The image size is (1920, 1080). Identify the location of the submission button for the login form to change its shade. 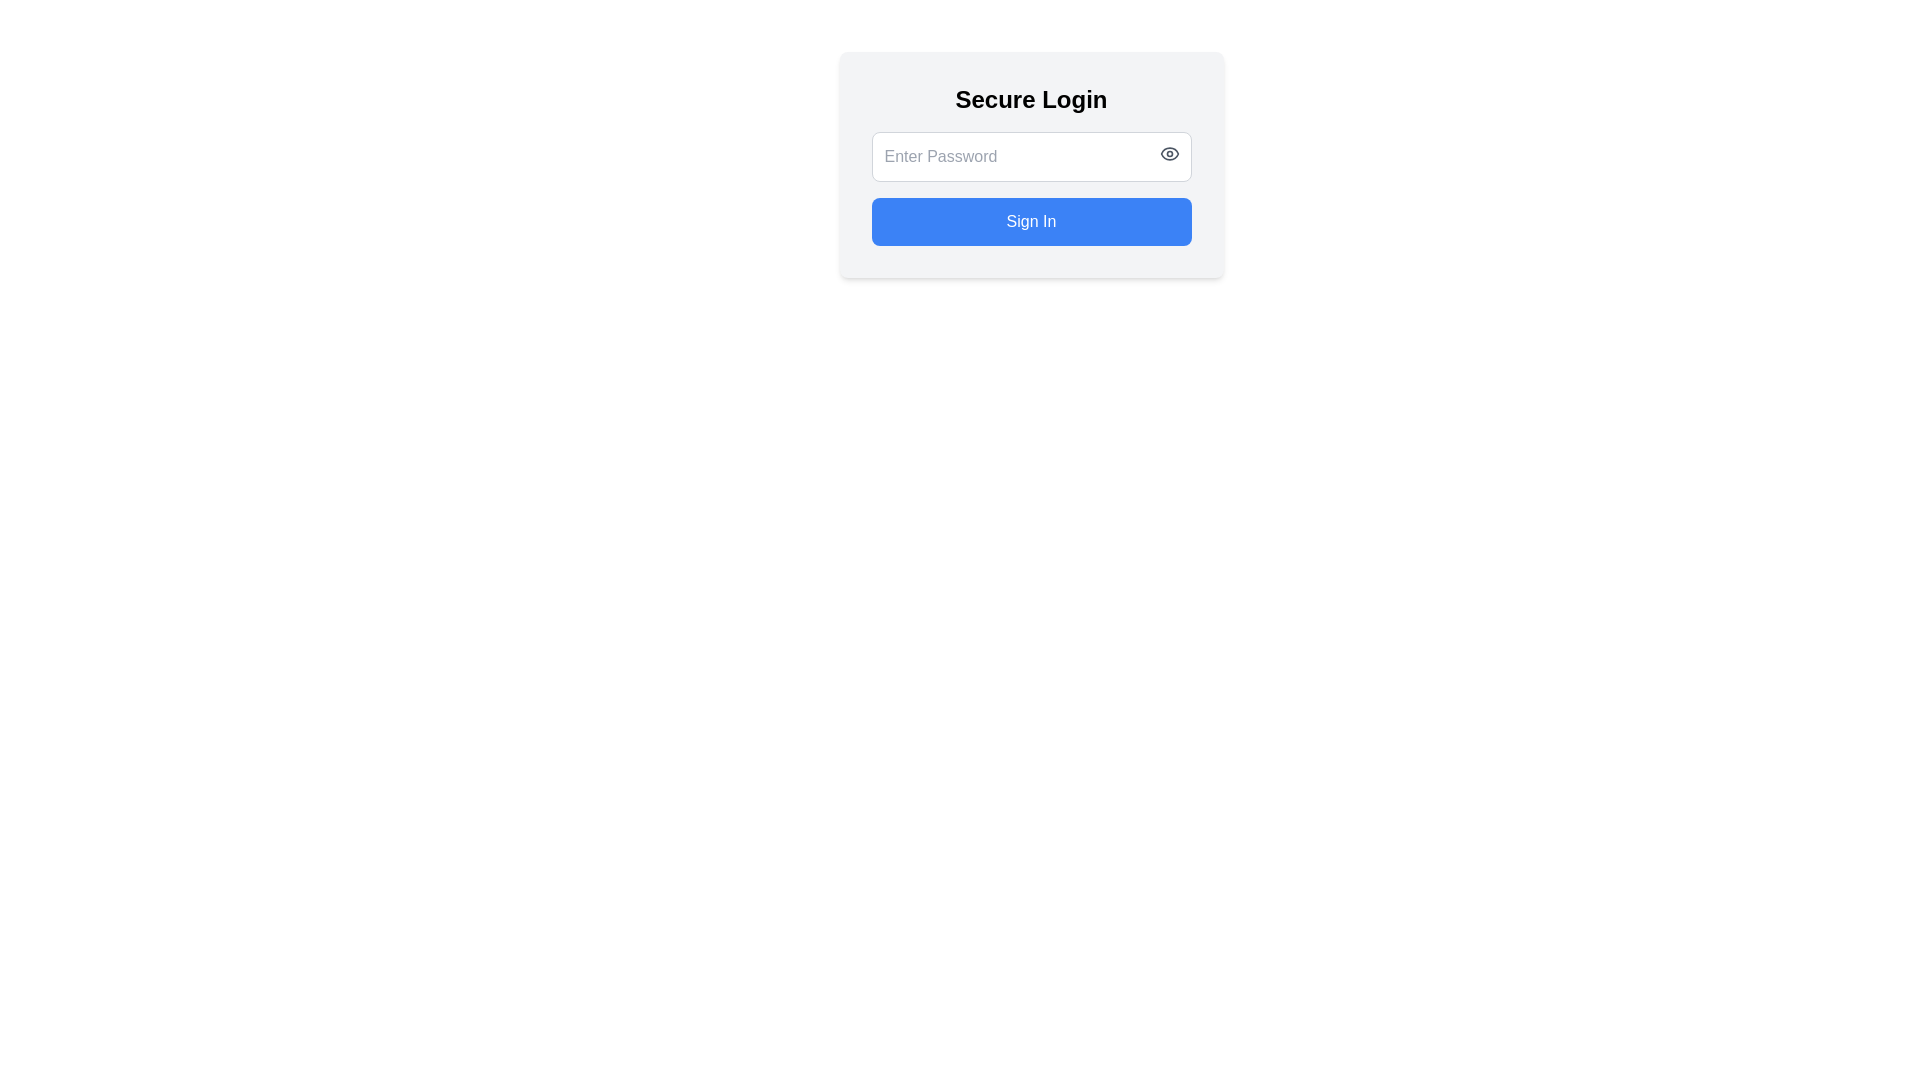
(1031, 222).